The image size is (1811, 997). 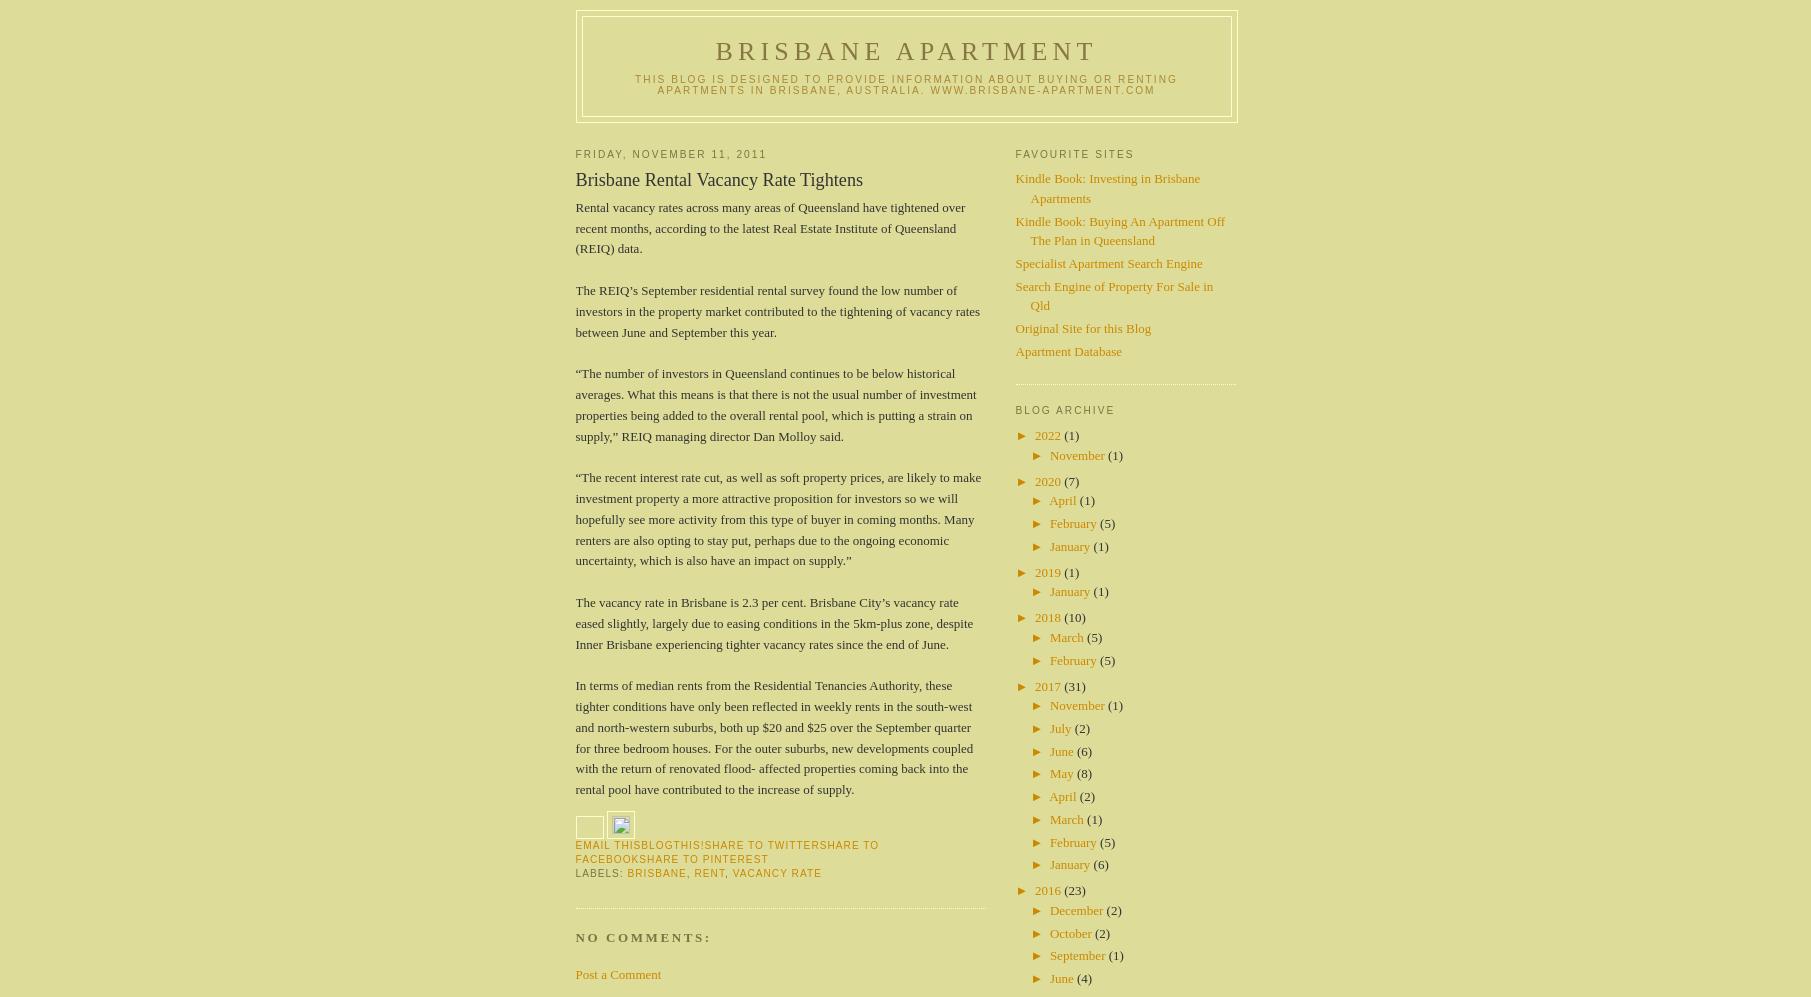 What do you see at coordinates (1063, 889) in the screenshot?
I see `'(23)'` at bounding box center [1063, 889].